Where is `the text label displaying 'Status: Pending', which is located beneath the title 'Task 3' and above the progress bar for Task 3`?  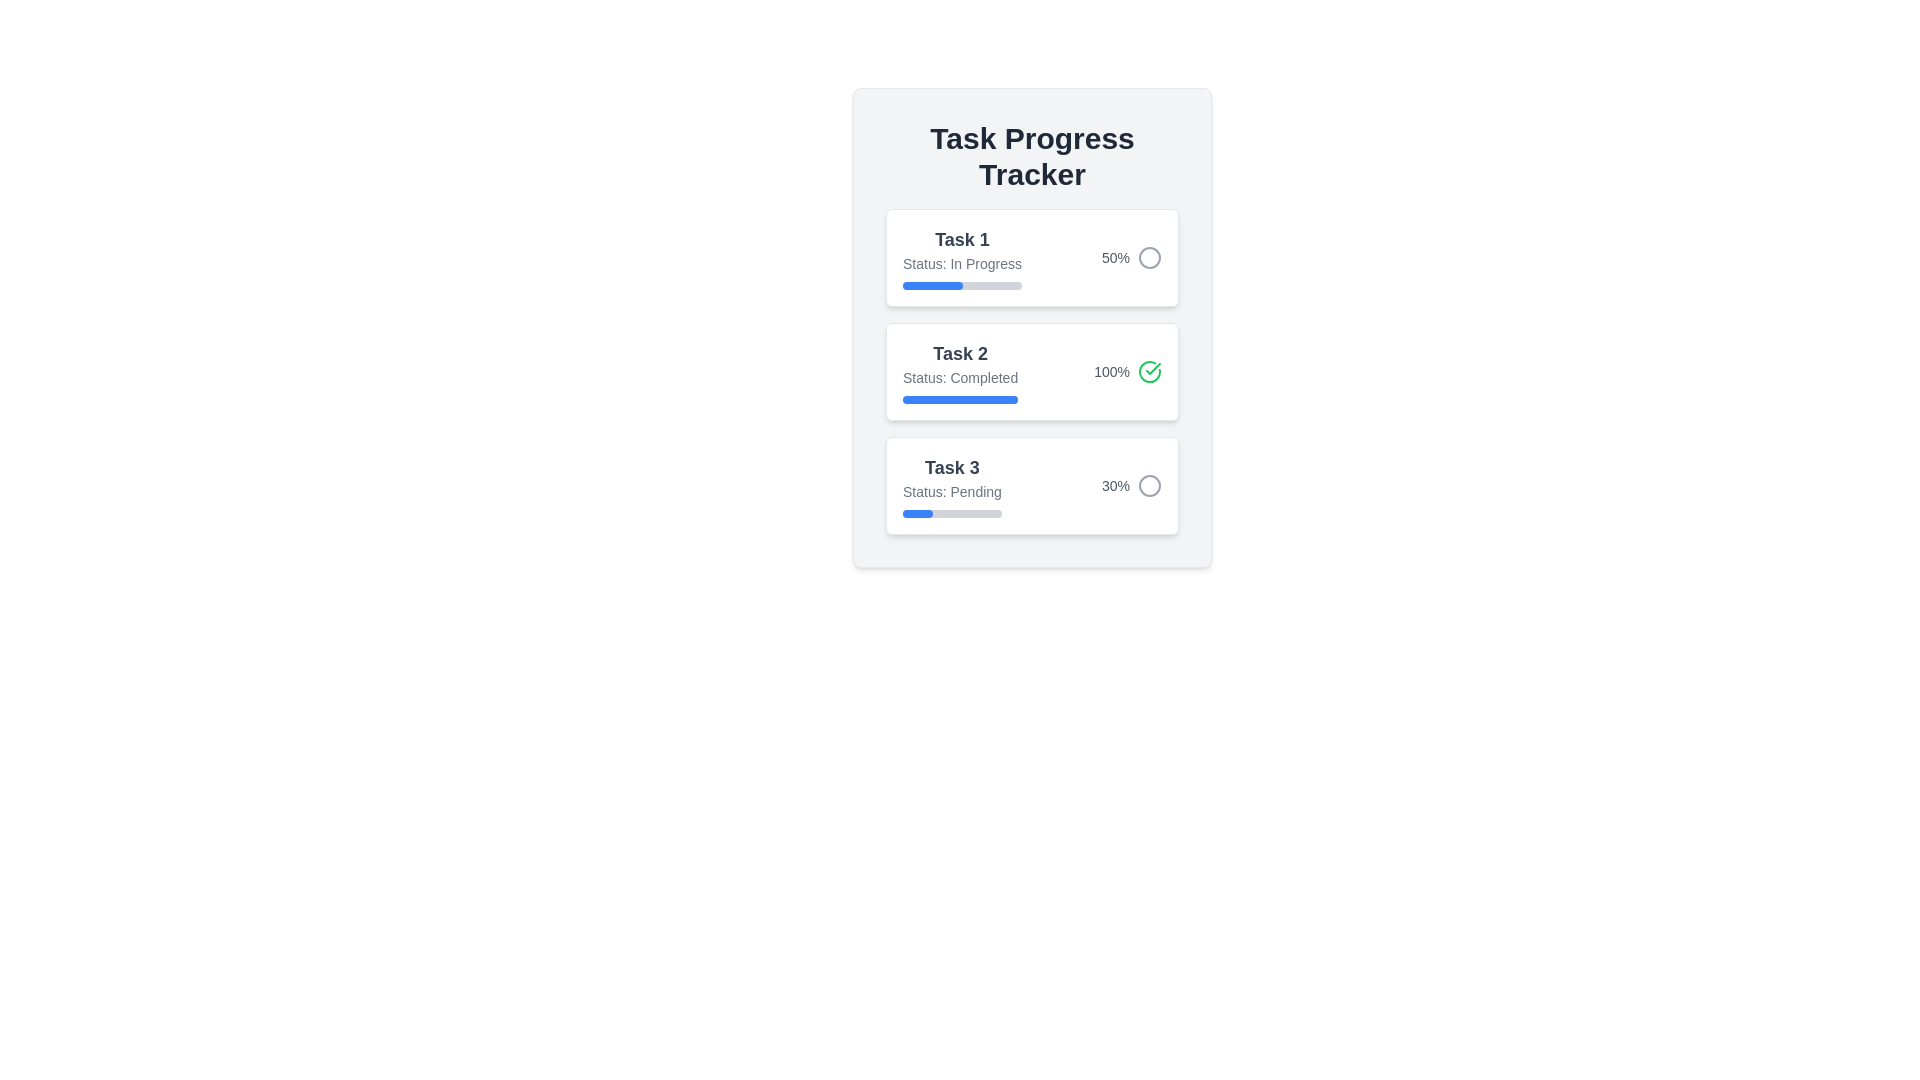
the text label displaying 'Status: Pending', which is located beneath the title 'Task 3' and above the progress bar for Task 3 is located at coordinates (951, 492).